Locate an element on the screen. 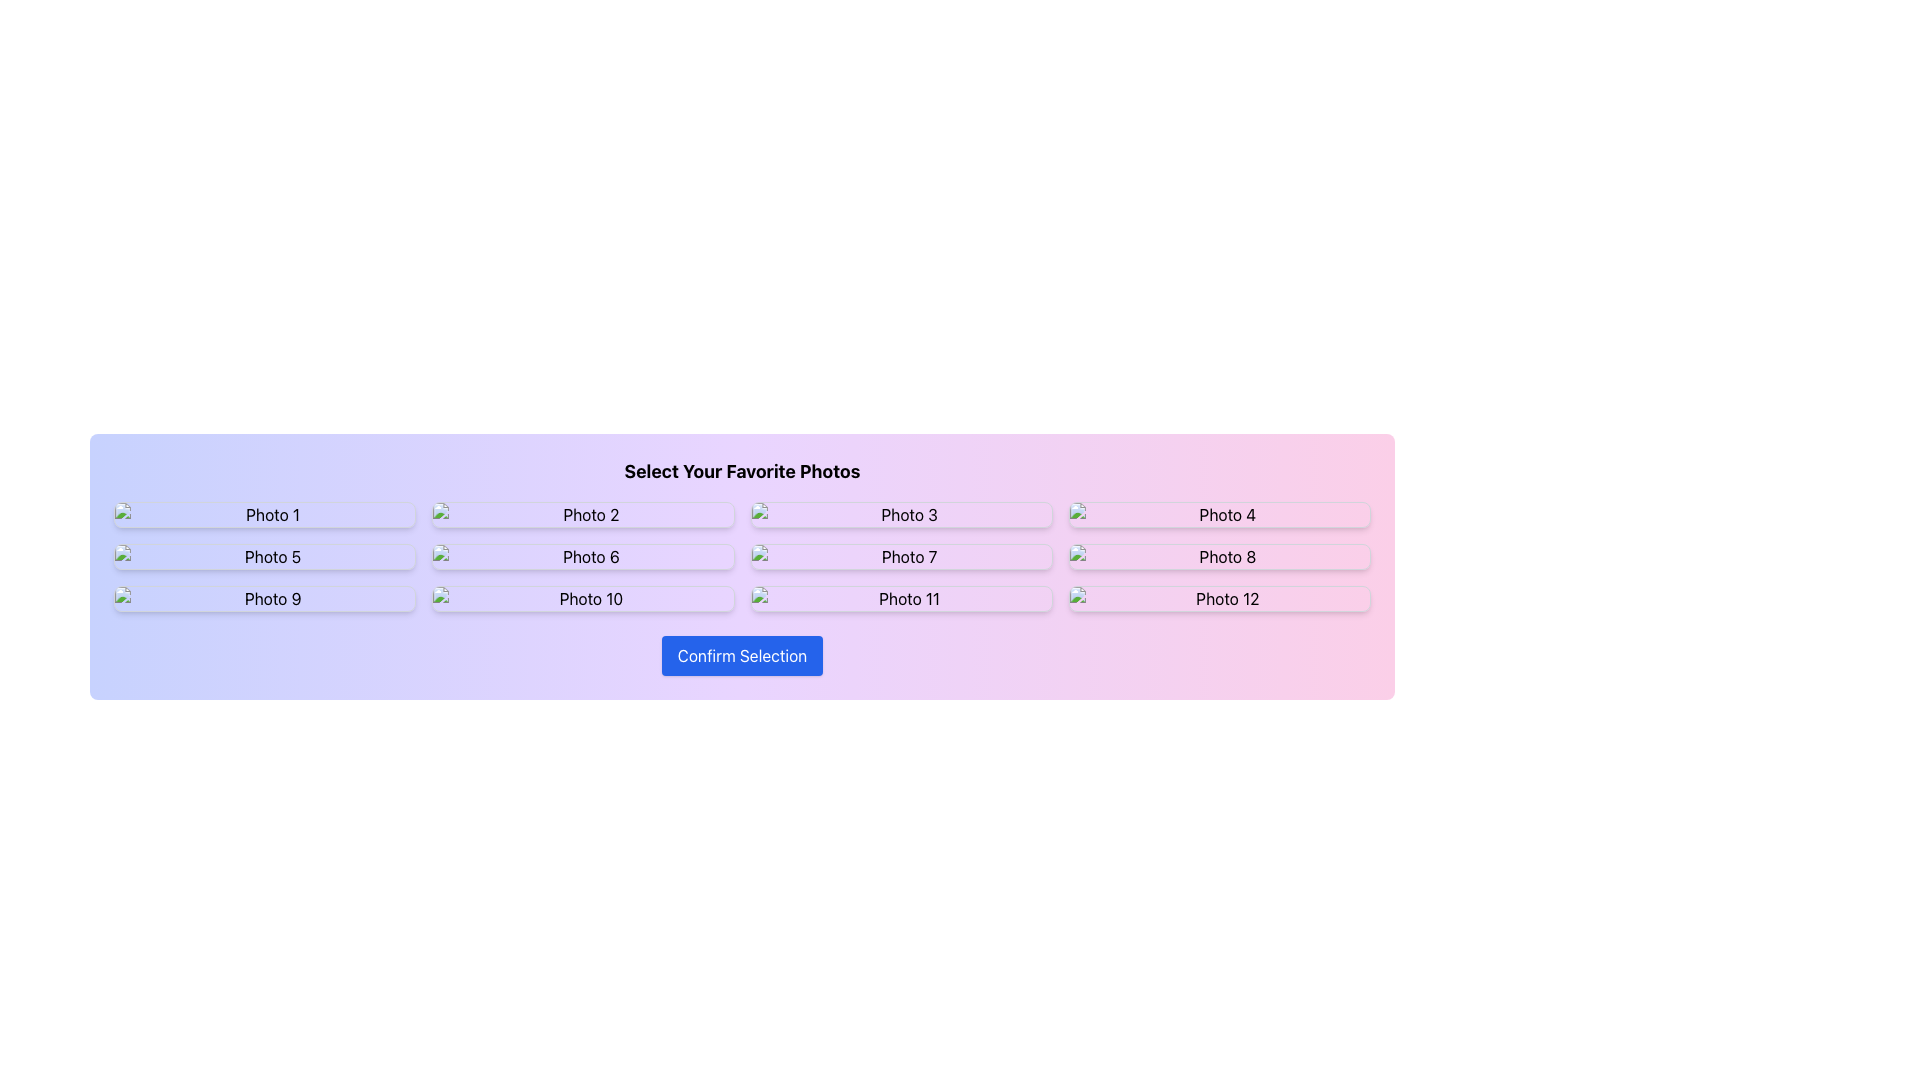 This screenshot has height=1080, width=1920. the selectable card in the second row, first column of the grid layout is located at coordinates (264, 556).